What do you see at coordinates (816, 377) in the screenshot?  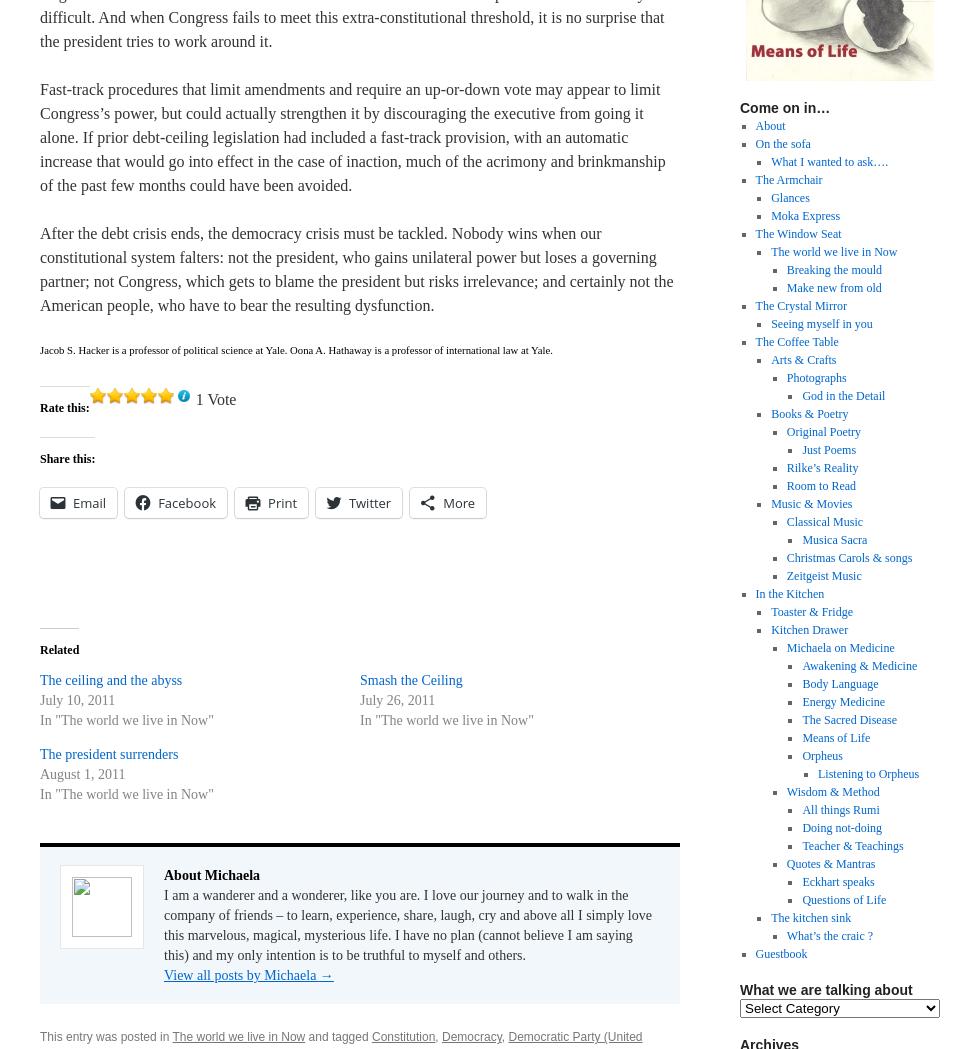 I see `'Photographs'` at bounding box center [816, 377].